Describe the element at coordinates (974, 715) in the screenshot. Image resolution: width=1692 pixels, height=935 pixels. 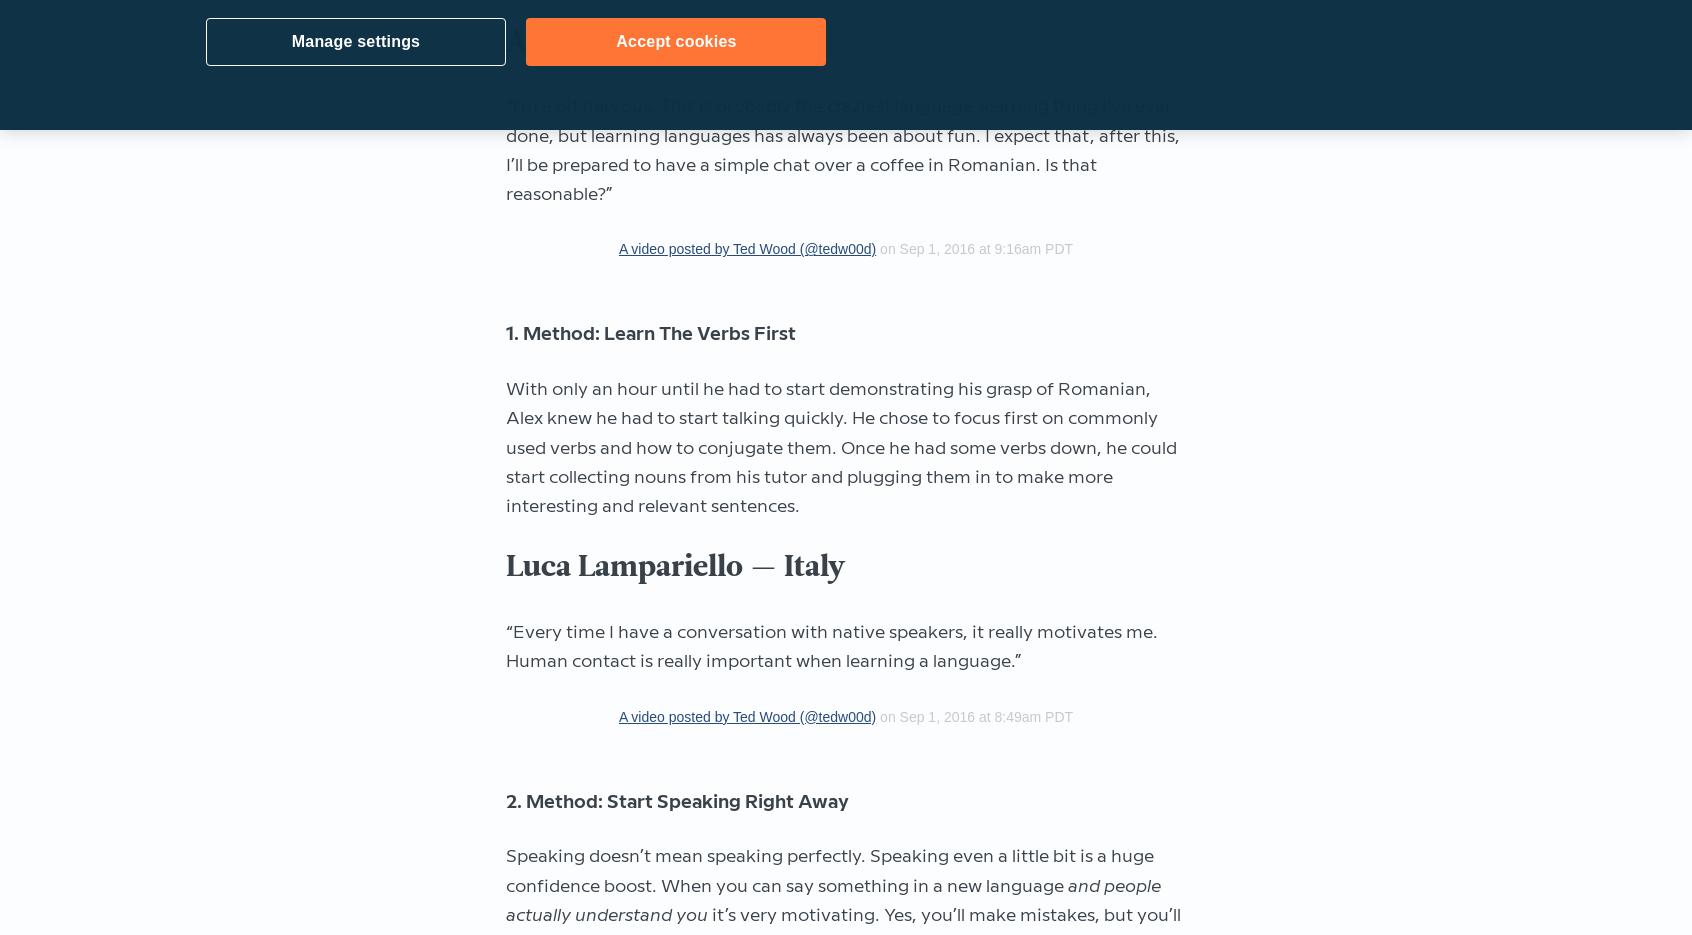
I see `'on Sep 1, 2016 at 8:49am PDT'` at that location.